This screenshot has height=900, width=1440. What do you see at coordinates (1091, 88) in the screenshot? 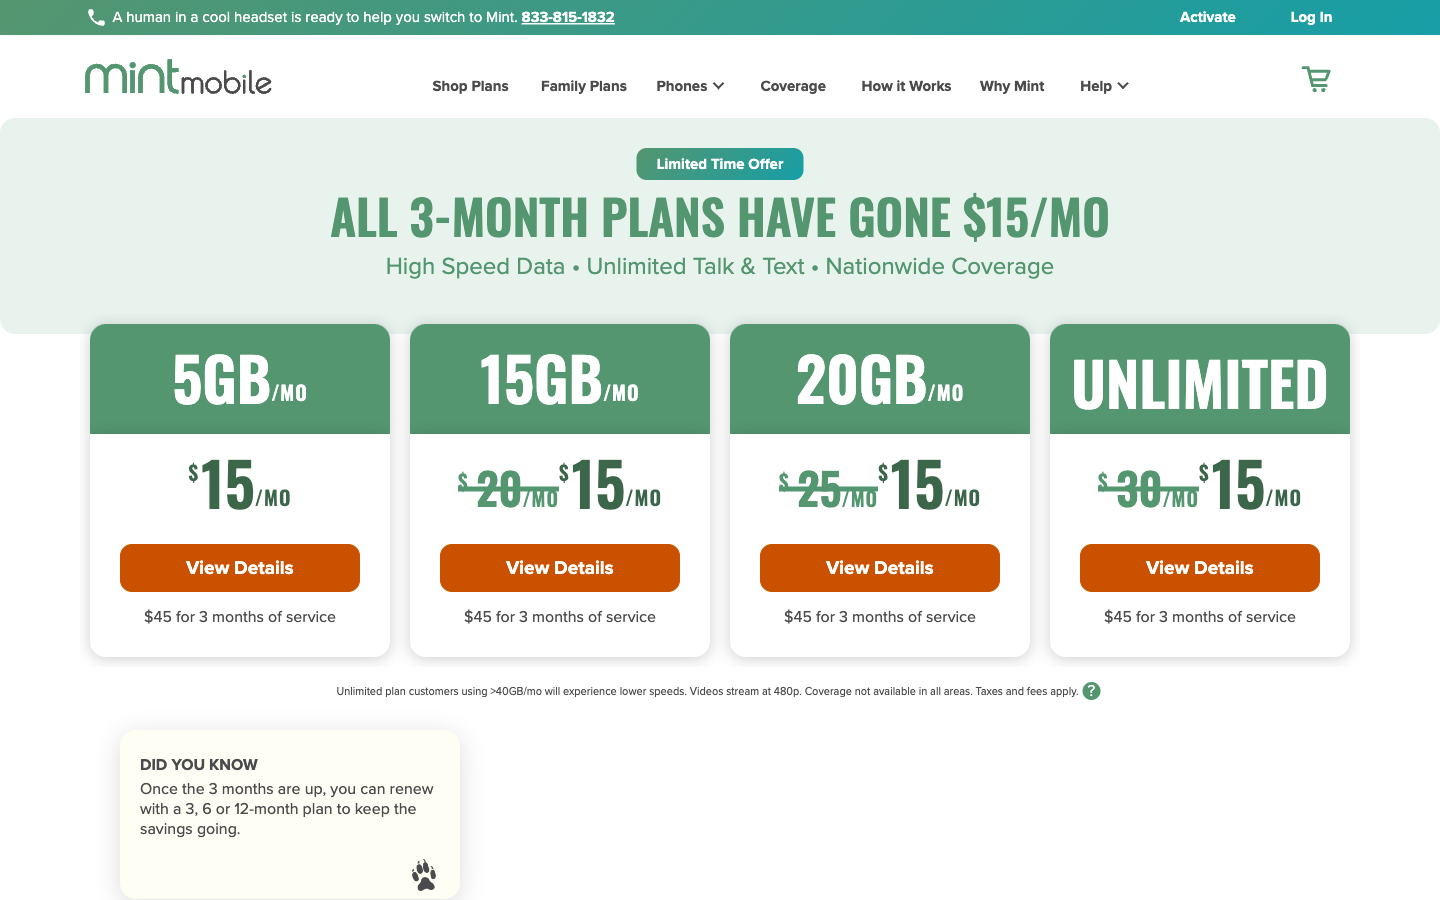
I see `the Support Section` at bounding box center [1091, 88].